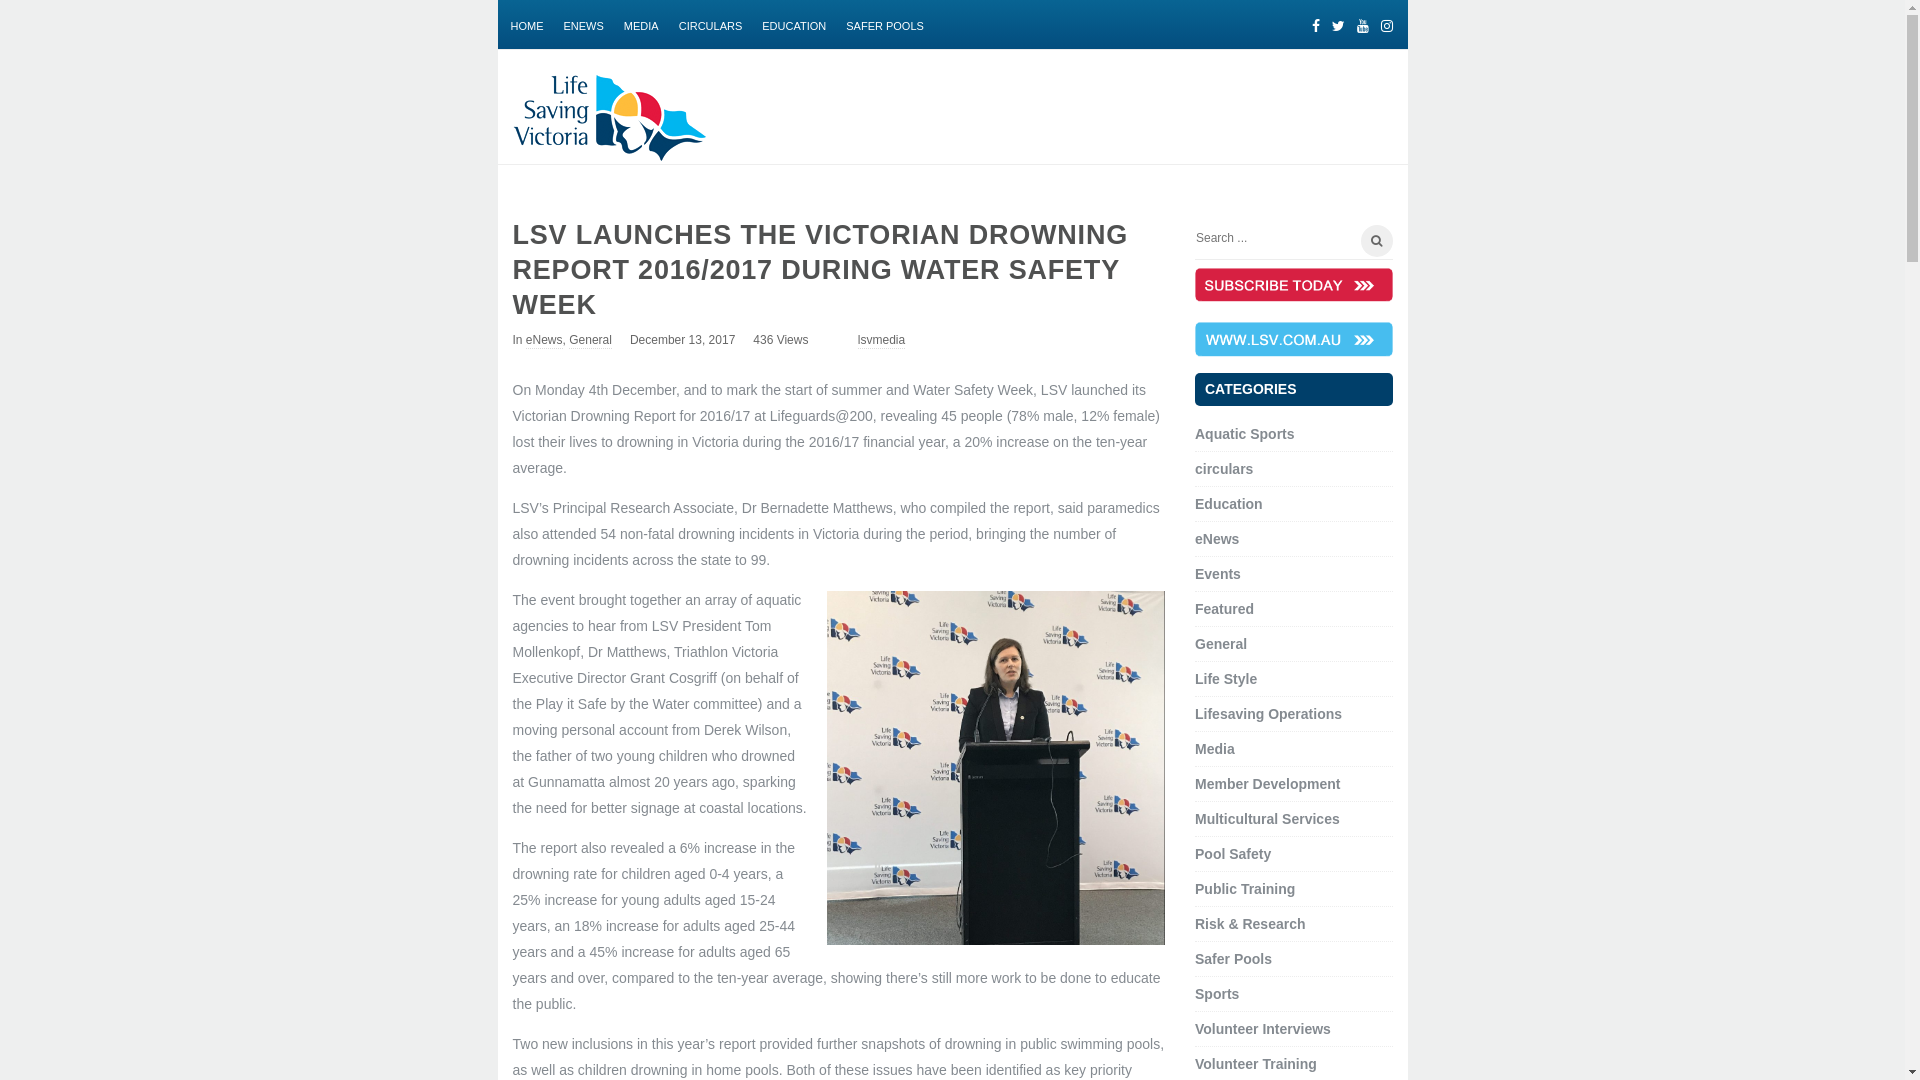  I want to click on 'Pool Safety', so click(1232, 853).